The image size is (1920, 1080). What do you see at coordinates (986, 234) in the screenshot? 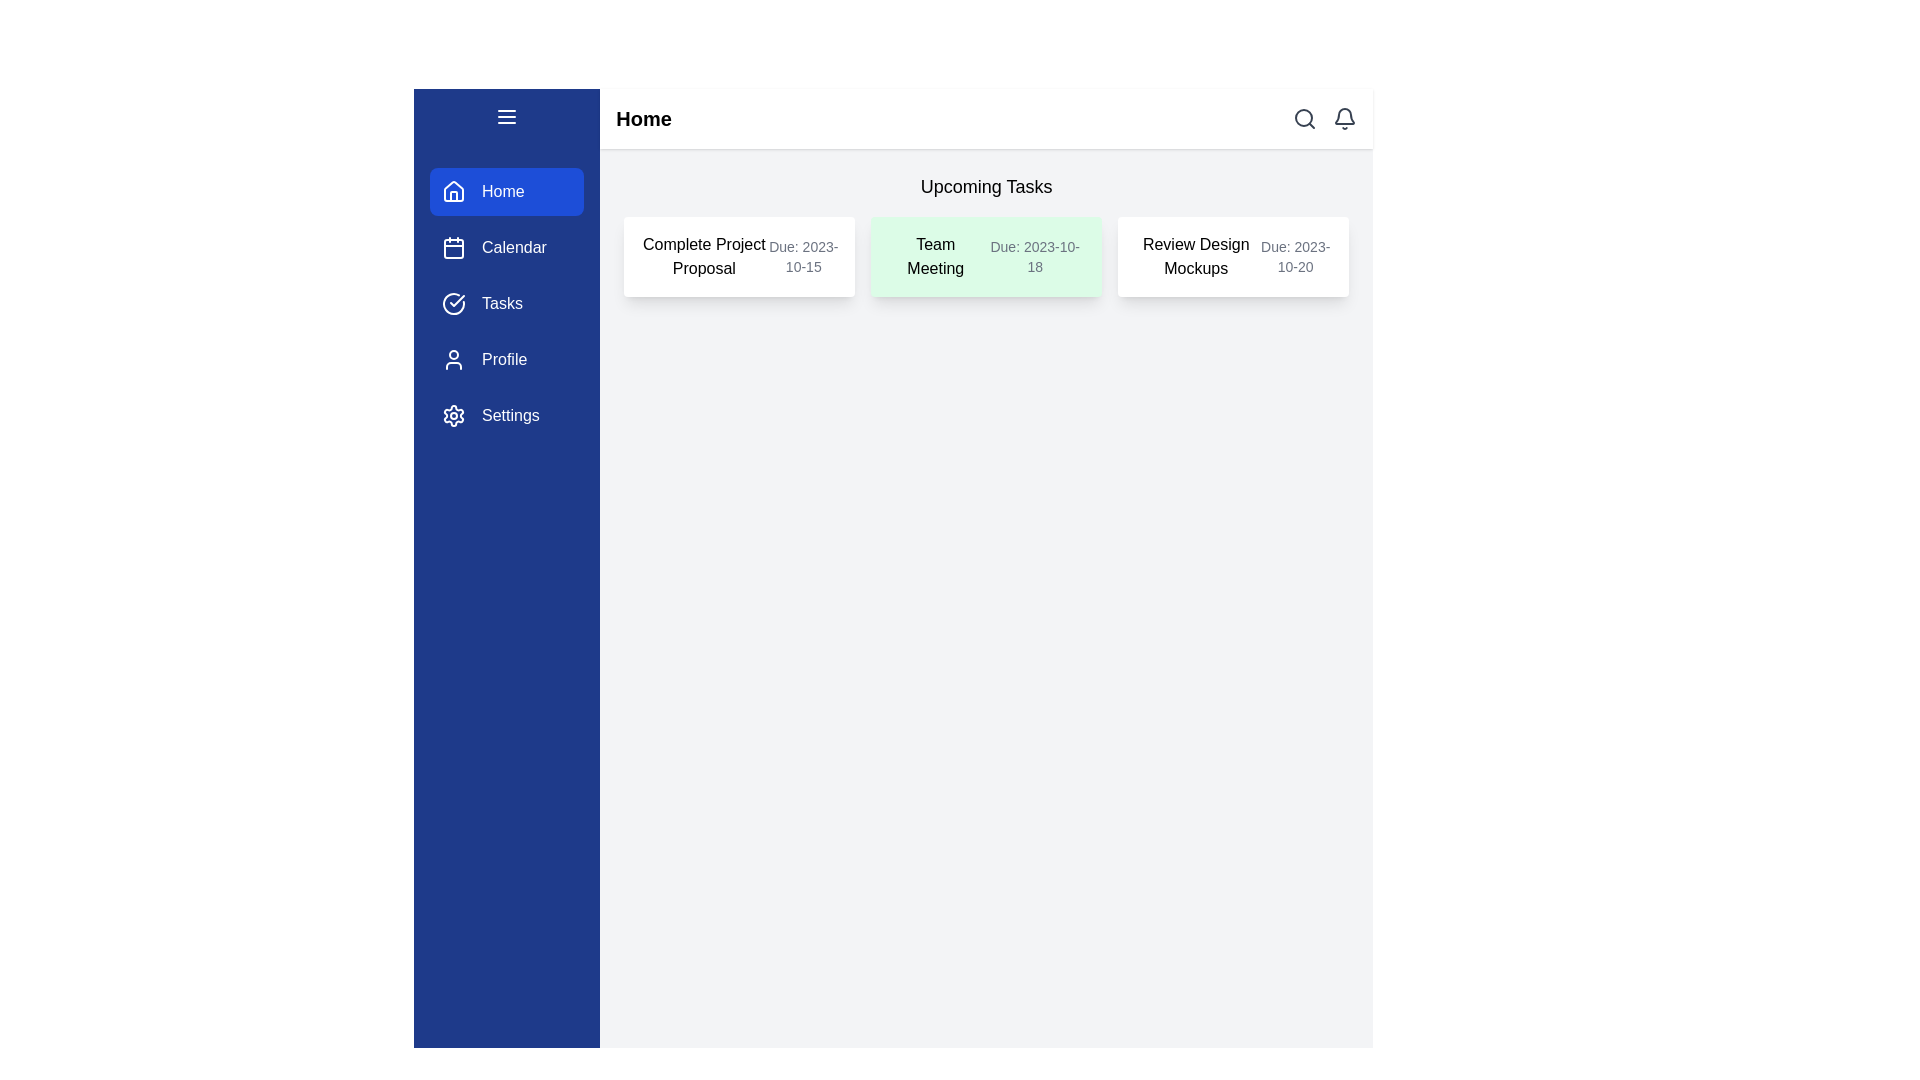
I see `the Information display card that contains the text 'Team Meeting' and 'Due: 2023-10-18', which is the second box in the row under the 'Upcoming Tasks' header` at bounding box center [986, 234].